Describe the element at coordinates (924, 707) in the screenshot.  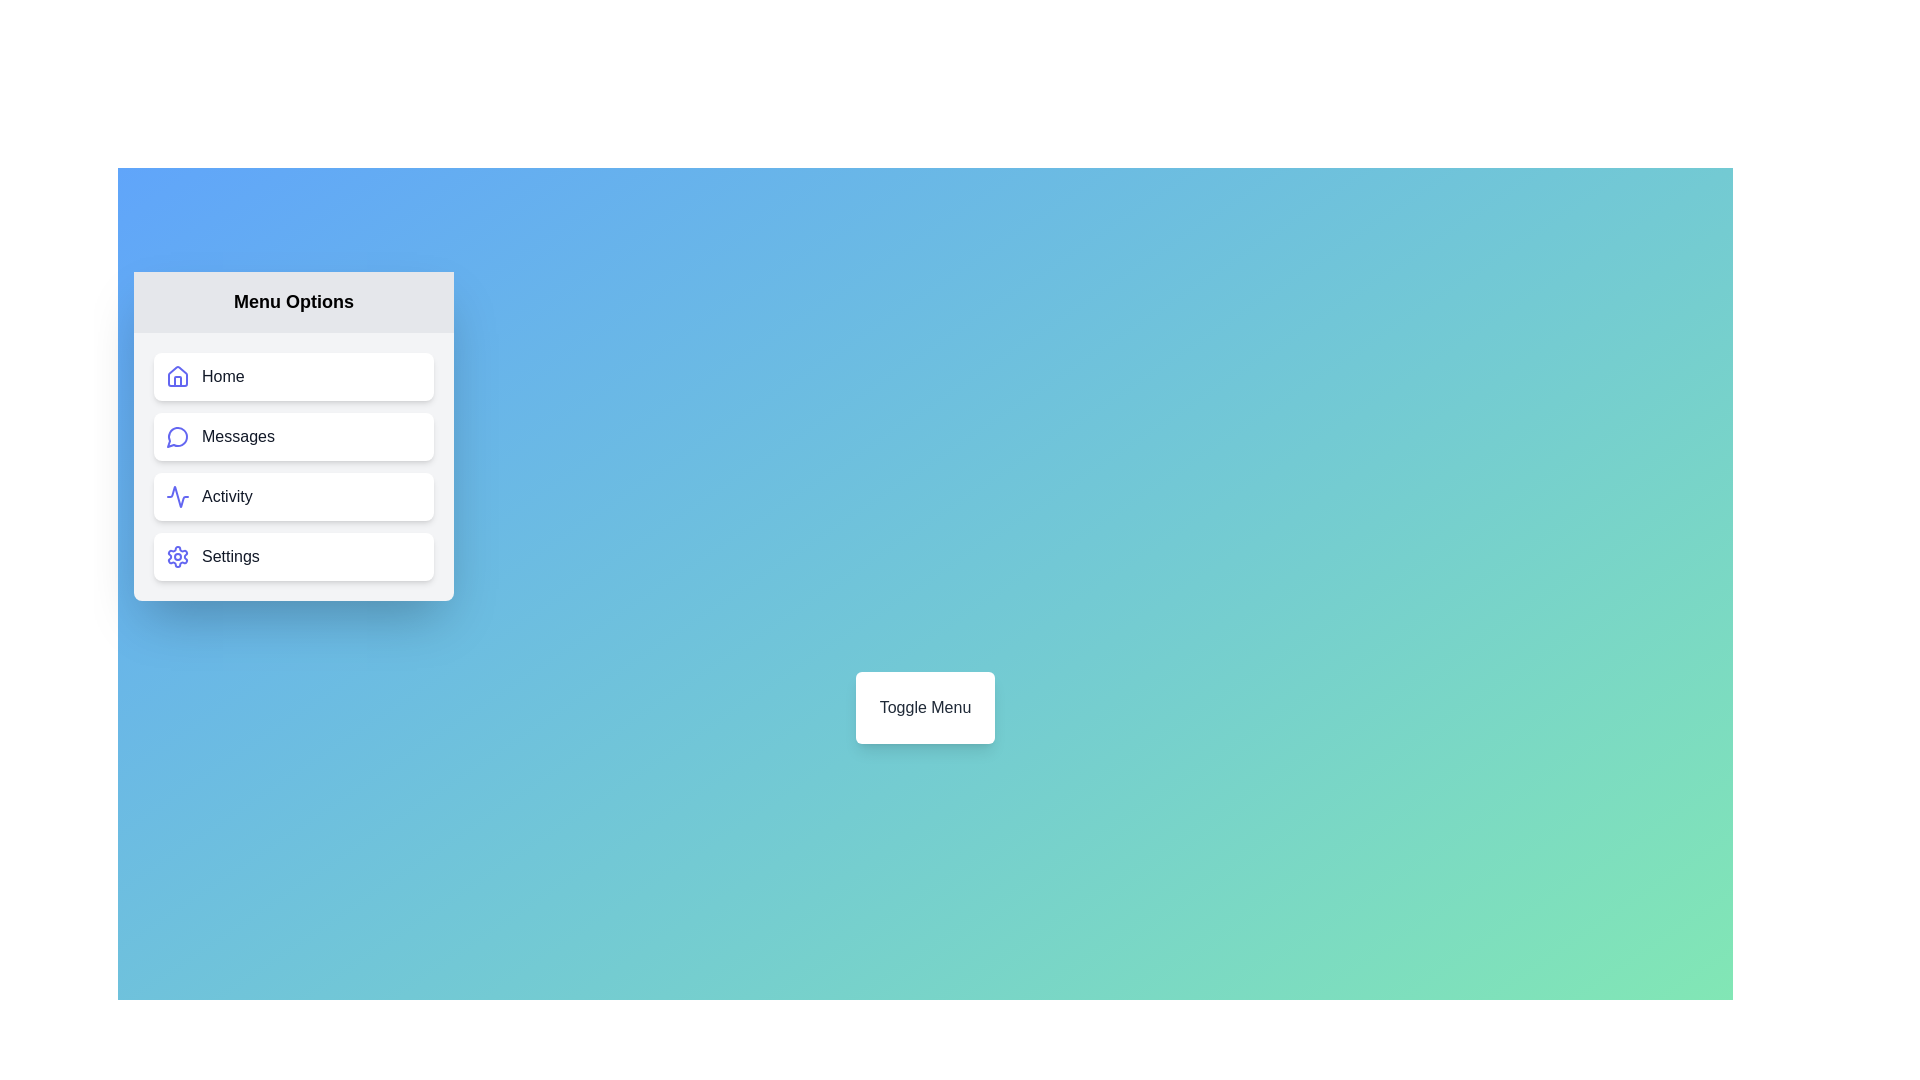
I see `the 'Toggle Menu' button to toggle the menu visibility` at that location.